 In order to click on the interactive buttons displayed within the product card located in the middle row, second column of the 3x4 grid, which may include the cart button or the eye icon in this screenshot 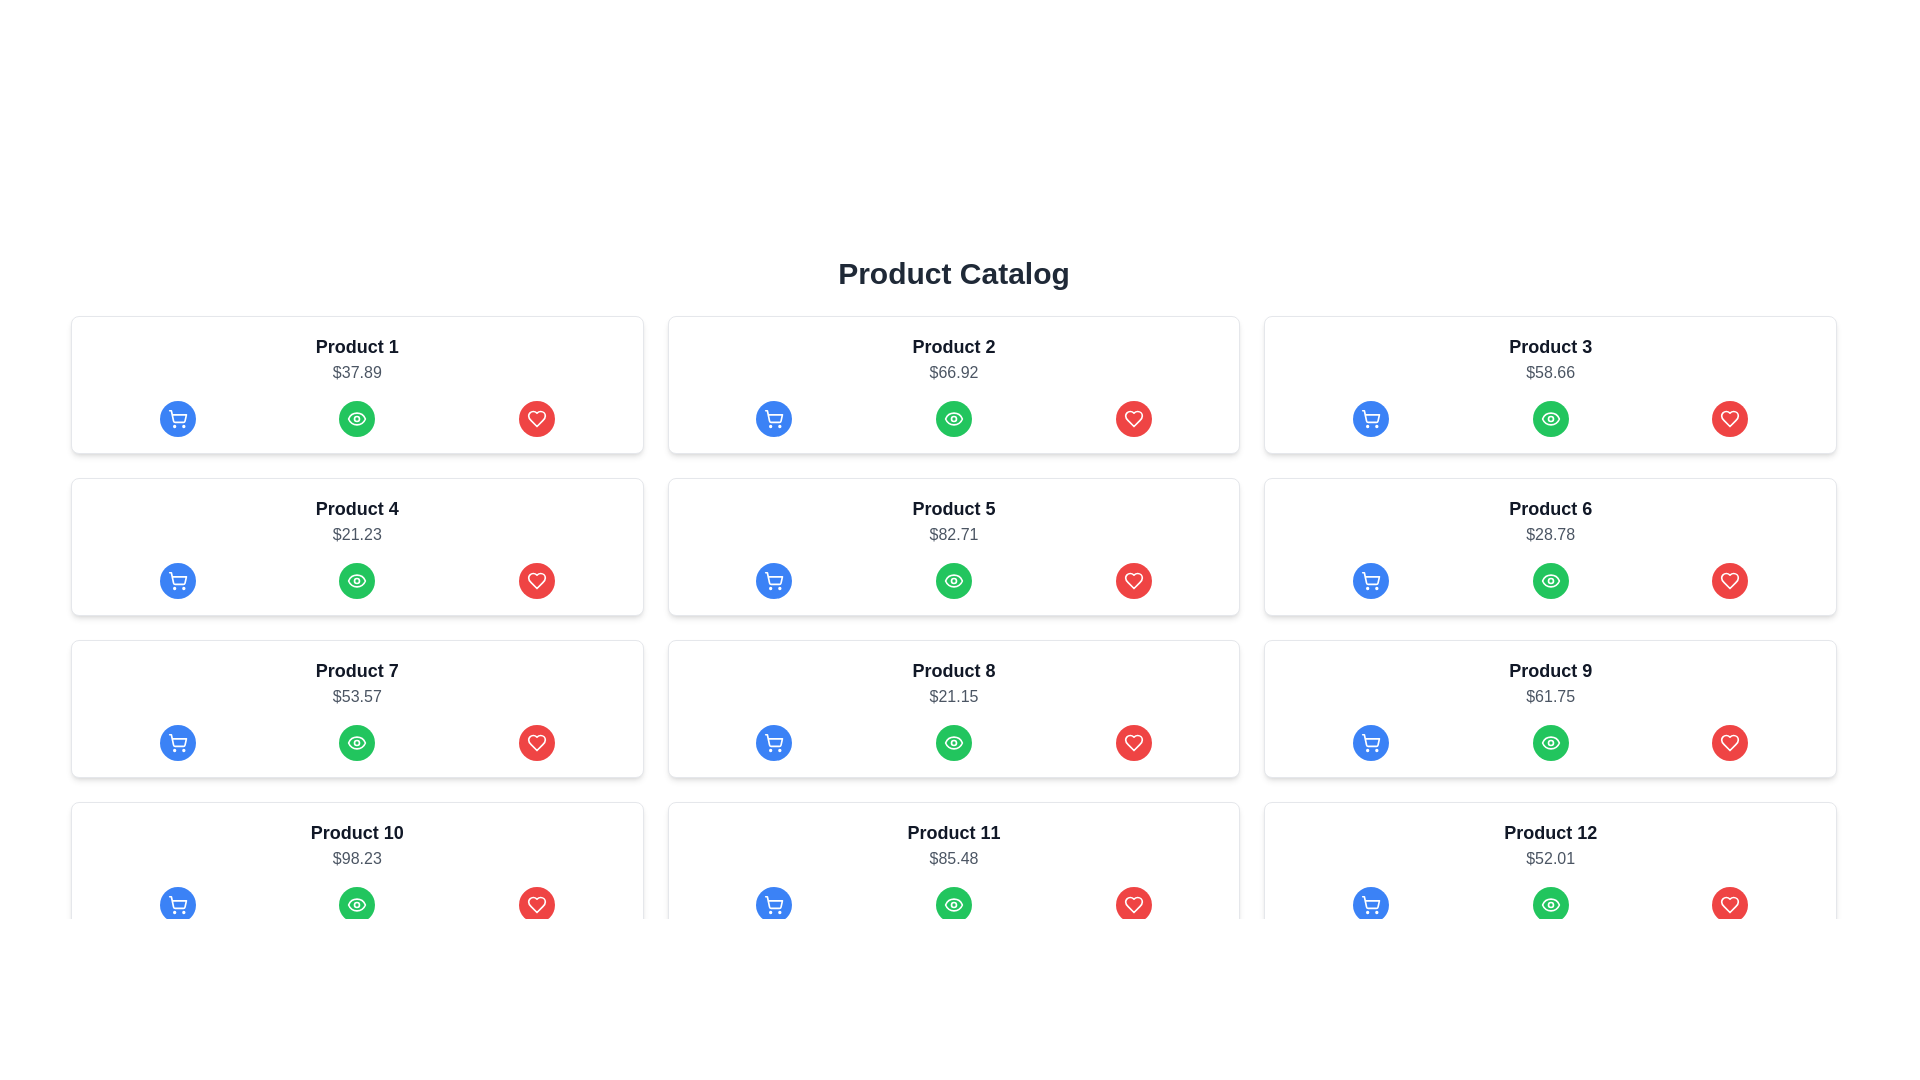, I will do `click(953, 708)`.